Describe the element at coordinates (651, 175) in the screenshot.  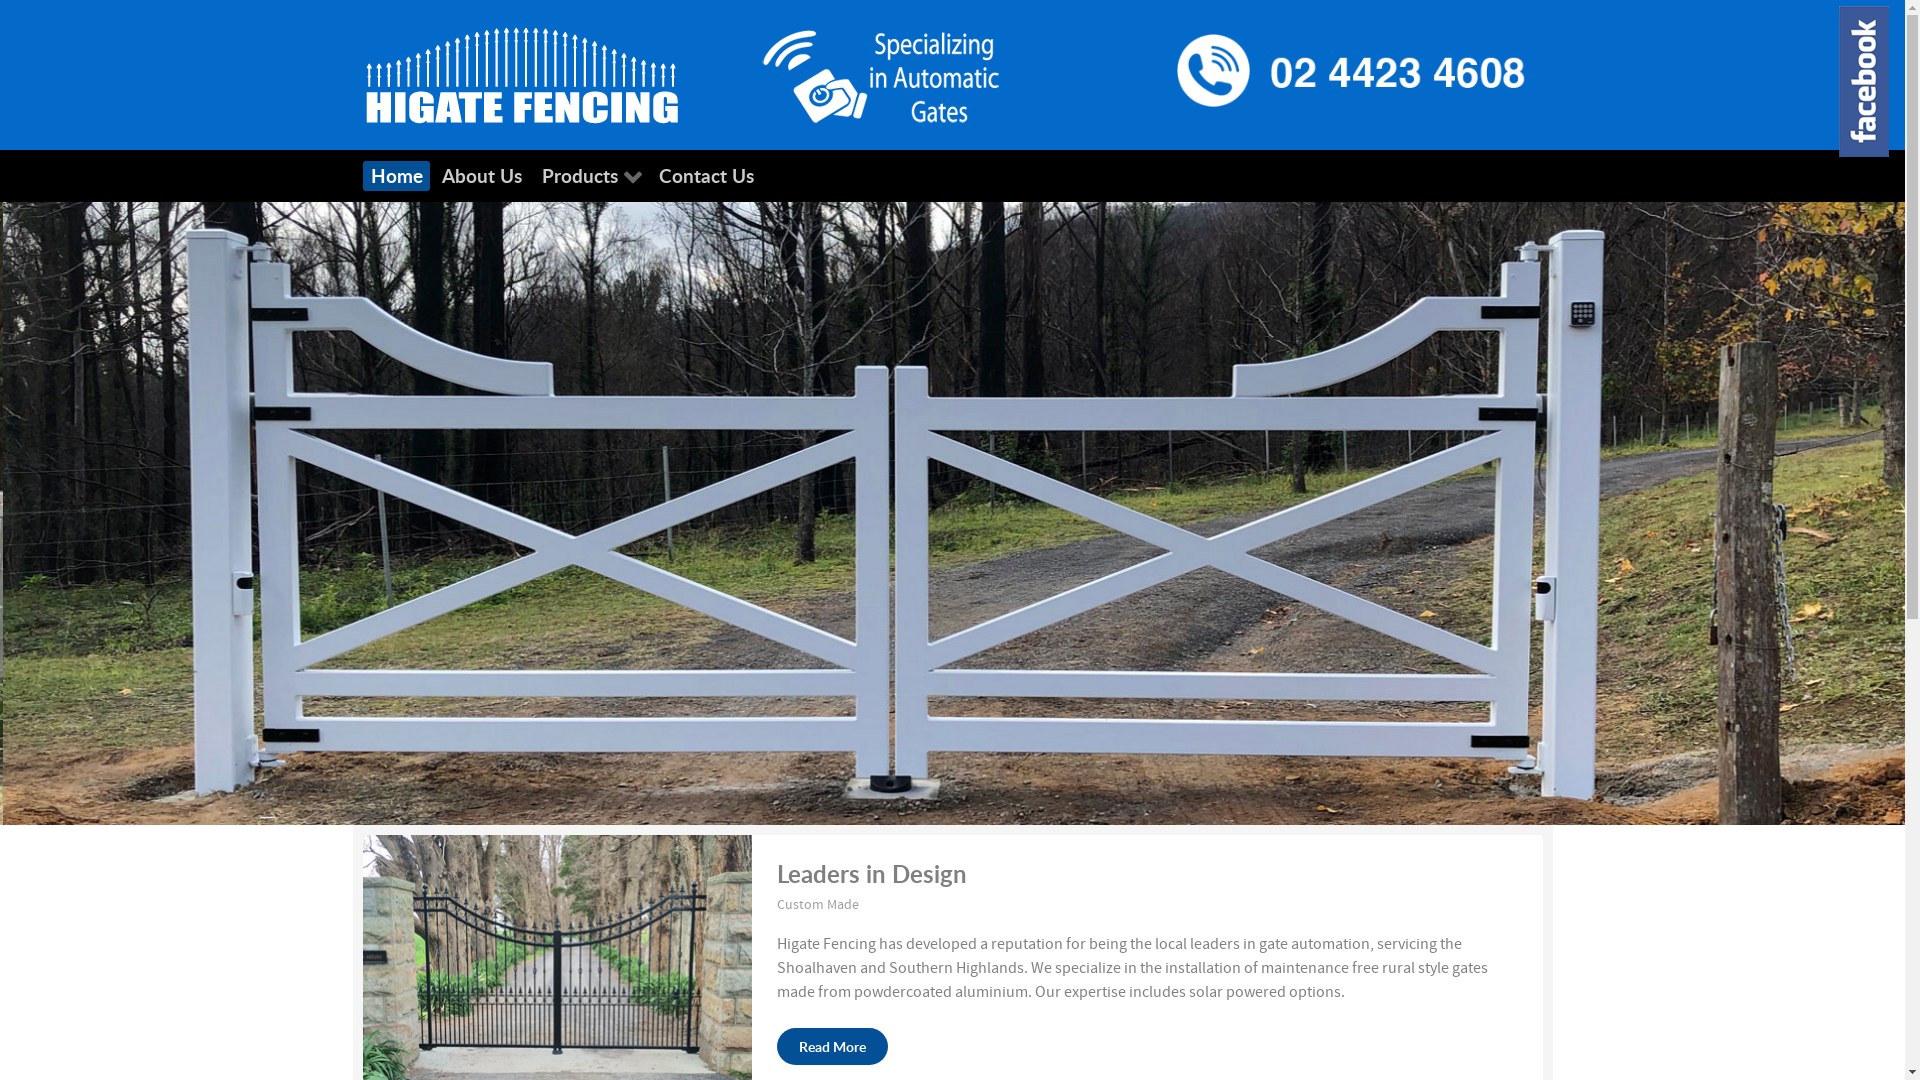
I see `'Contact Us'` at that location.